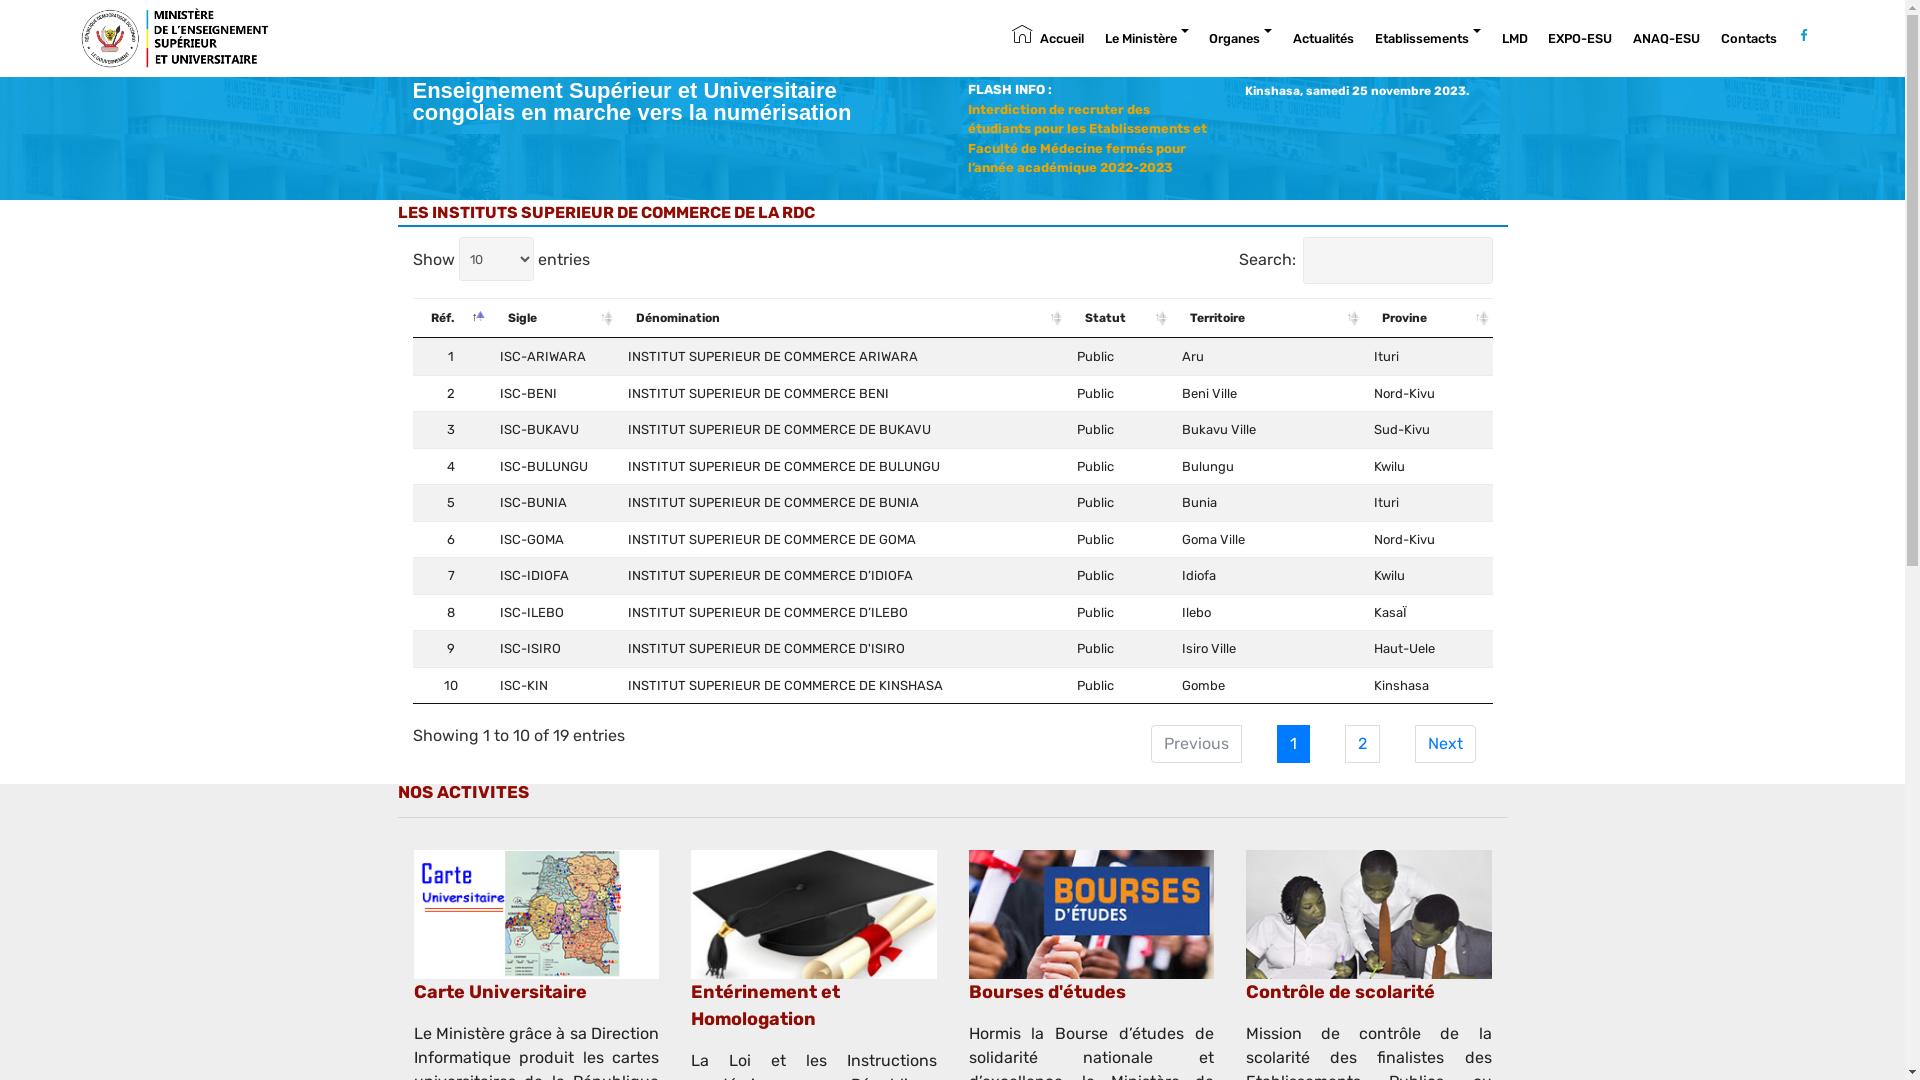 This screenshot has width=1920, height=1080. What do you see at coordinates (1578, 38) in the screenshot?
I see `'EXPO-ESU'` at bounding box center [1578, 38].